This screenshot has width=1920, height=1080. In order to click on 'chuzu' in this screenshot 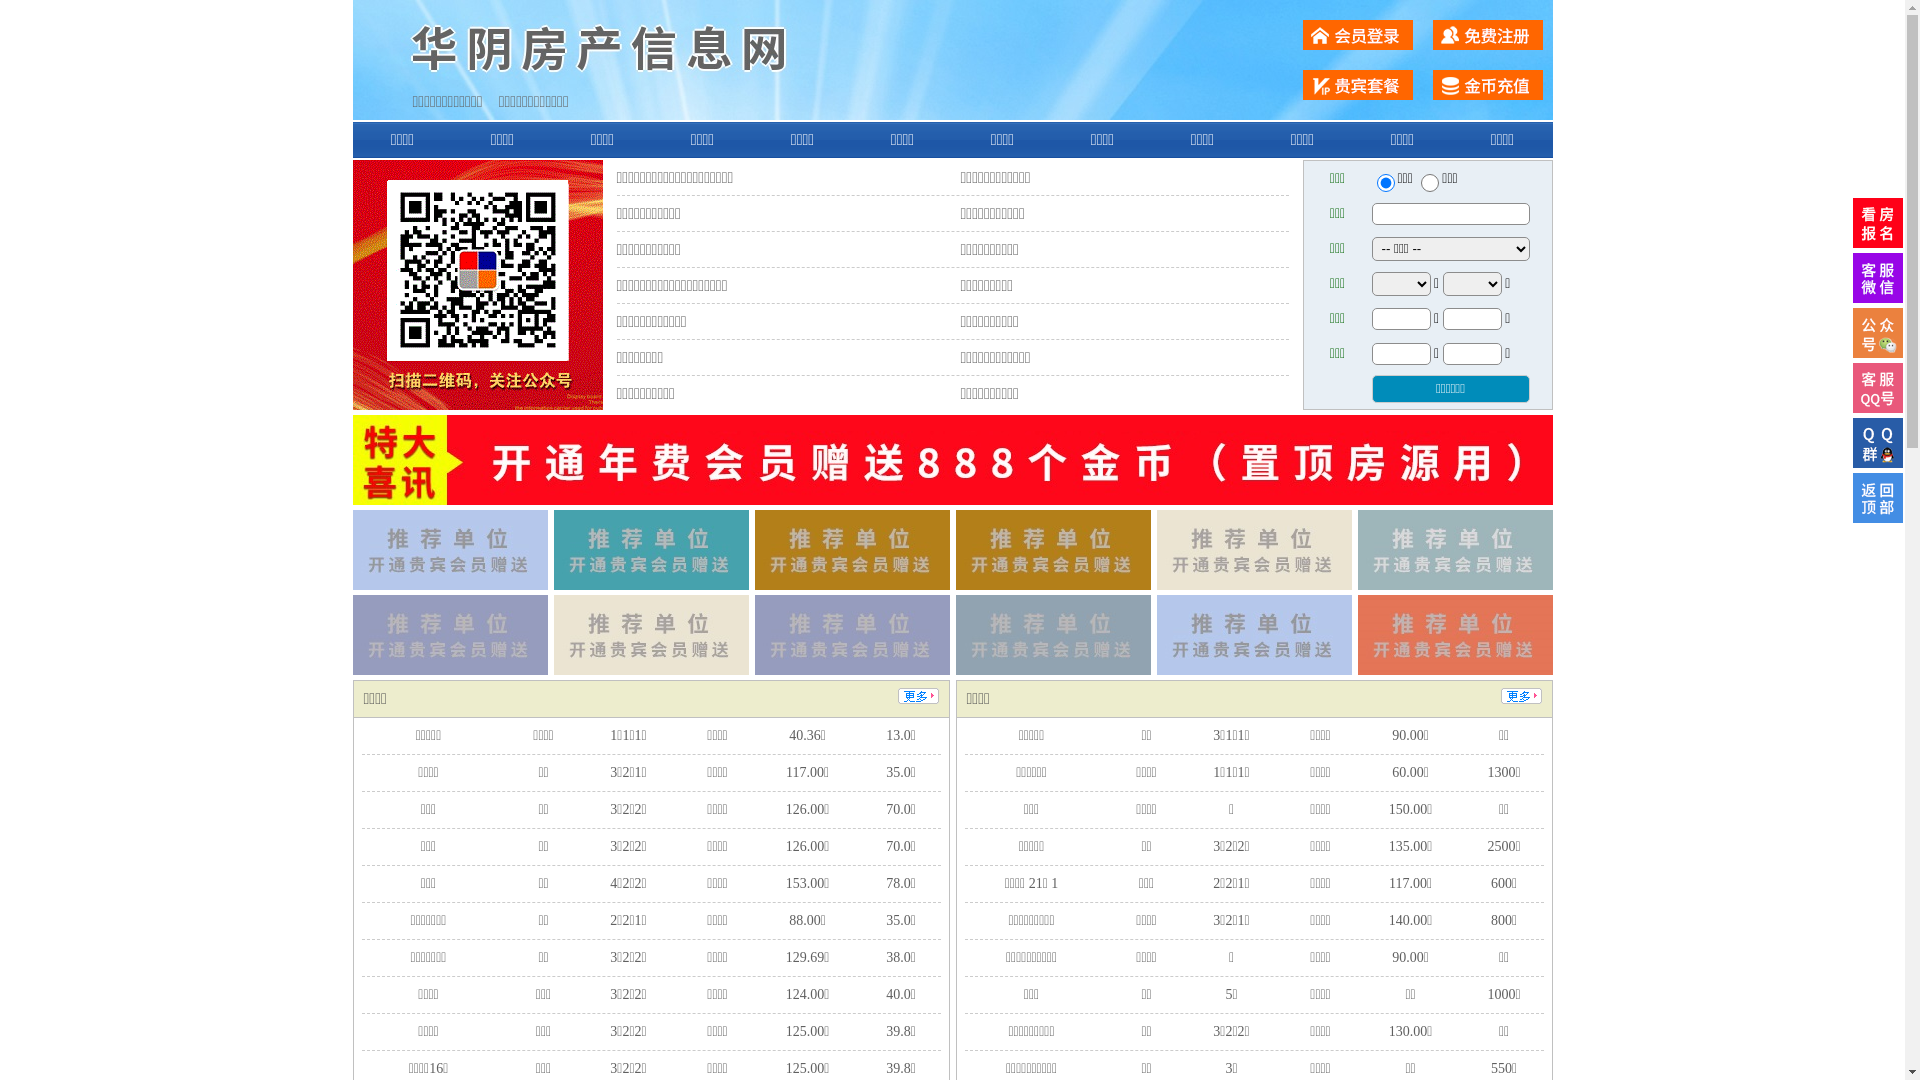, I will do `click(1429, 182)`.